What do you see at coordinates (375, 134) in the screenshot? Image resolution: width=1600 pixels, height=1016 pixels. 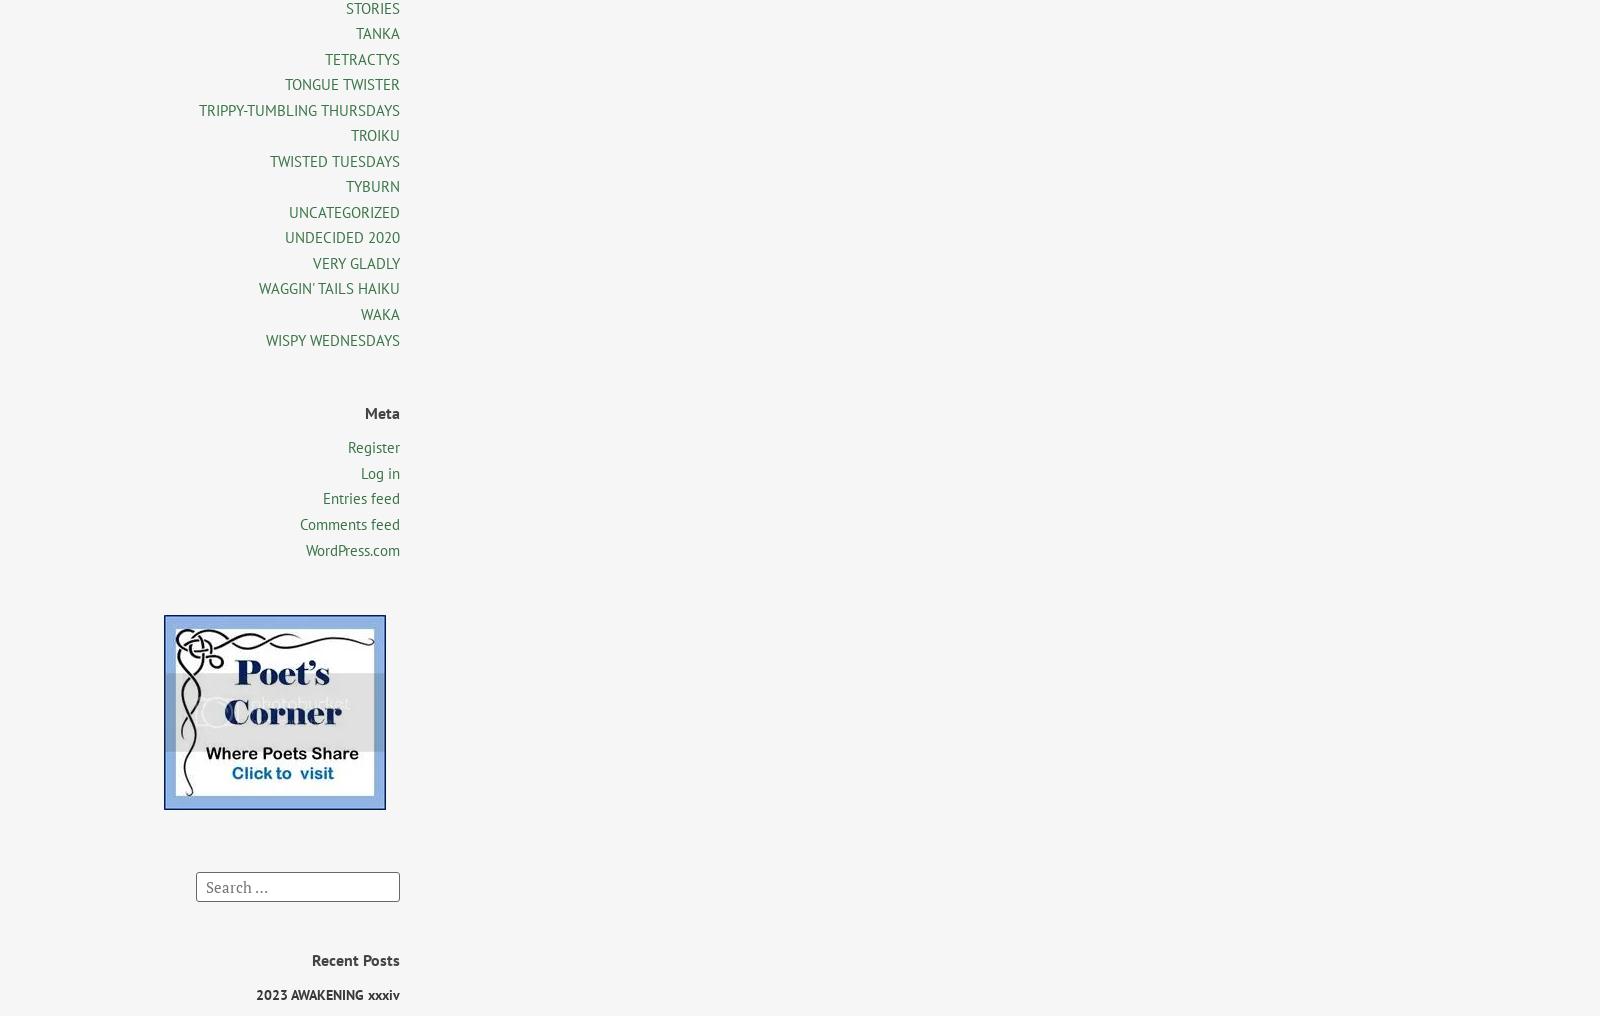 I see `'TROIKU'` at bounding box center [375, 134].